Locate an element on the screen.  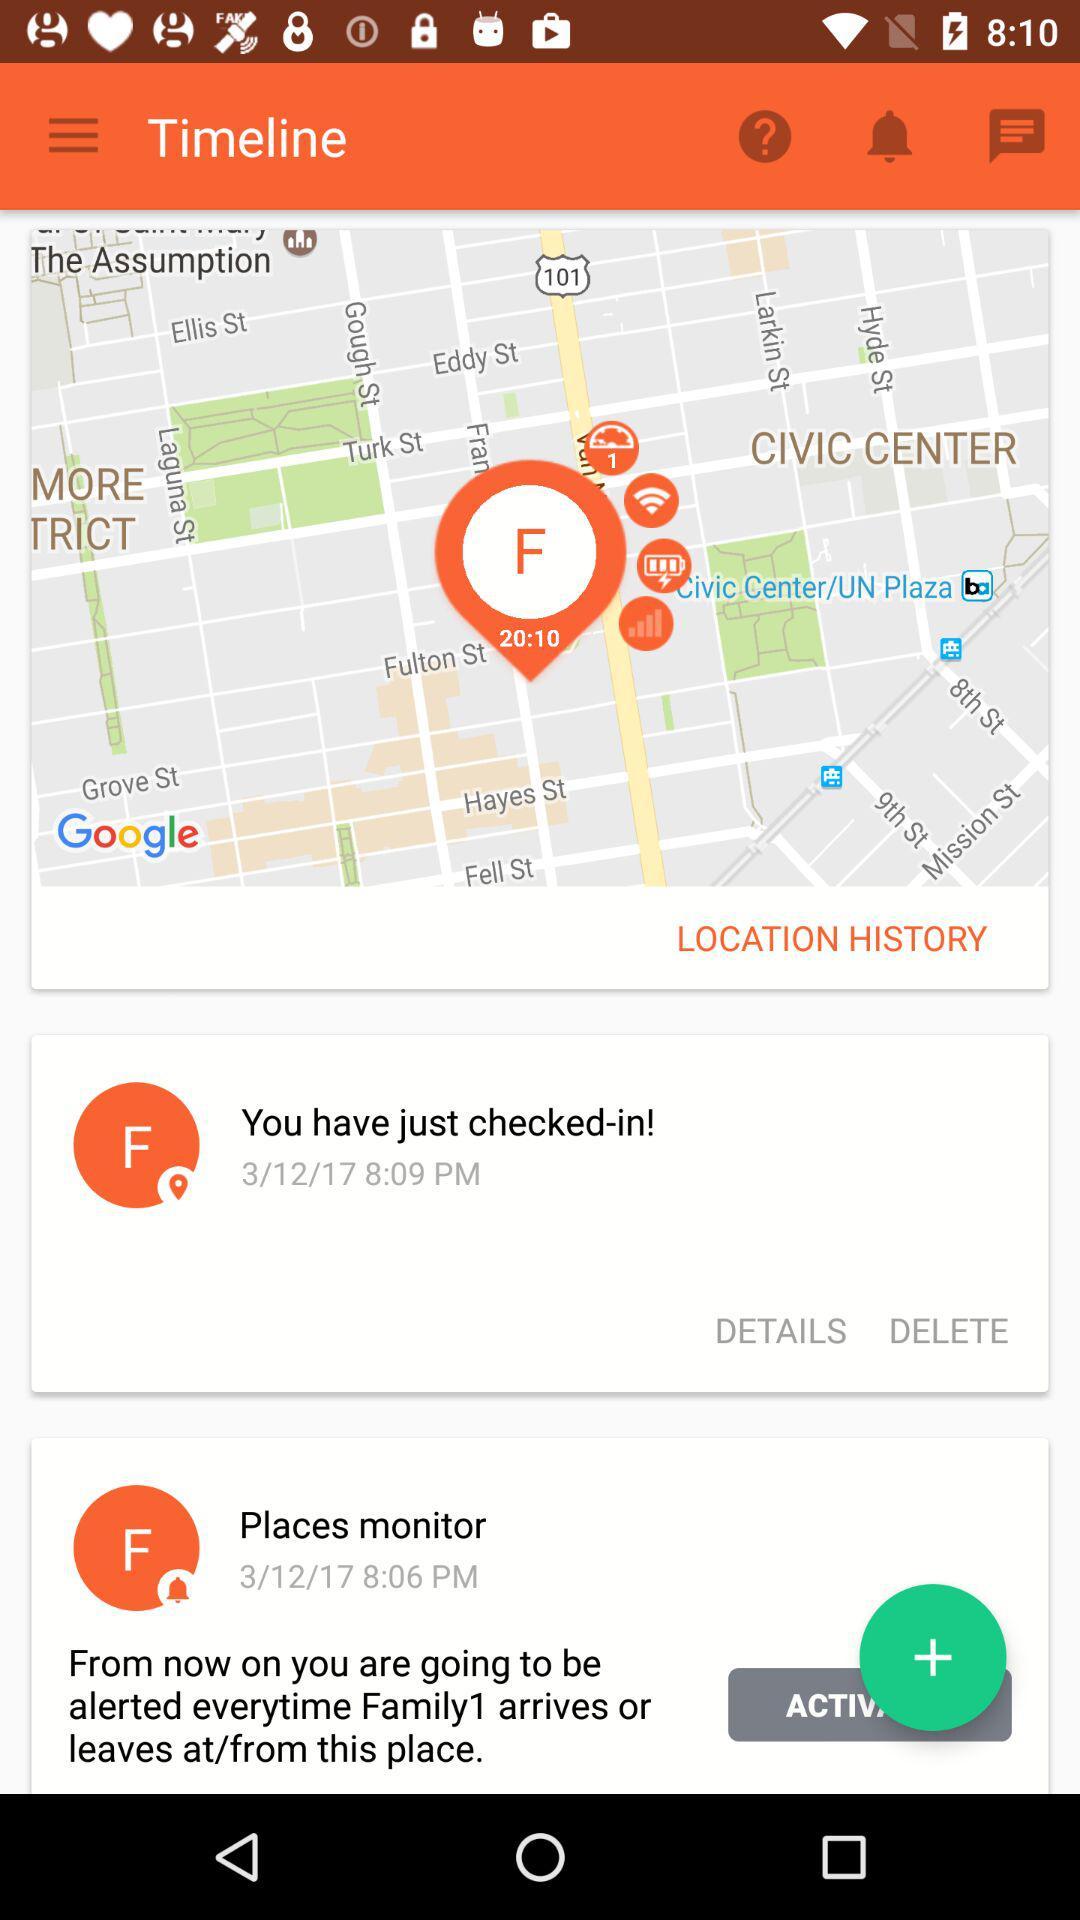
the icon on the right is located at coordinates (832, 936).